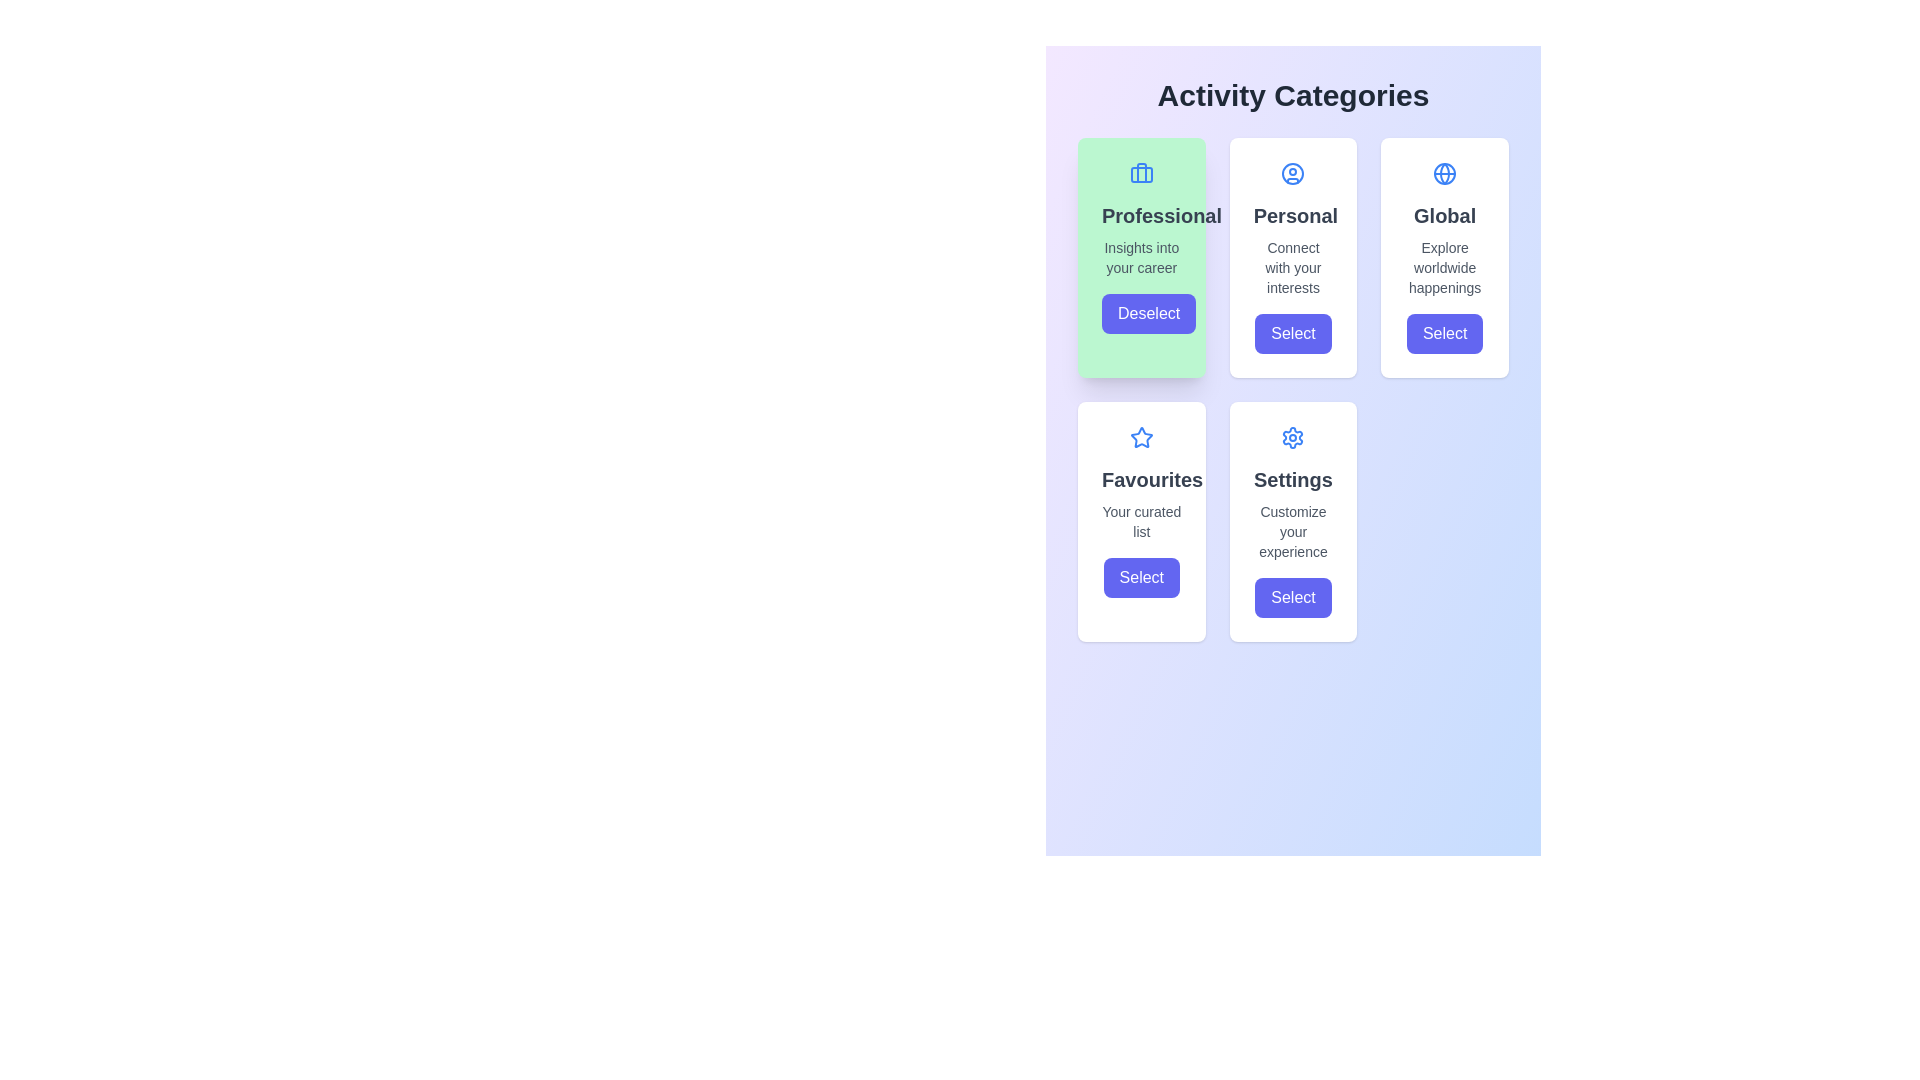 The height and width of the screenshot is (1080, 1920). I want to click on the globe icon located at the top-right card in the 'Activity Categories' section, which represents the 'Global' theme, so click(1445, 172).